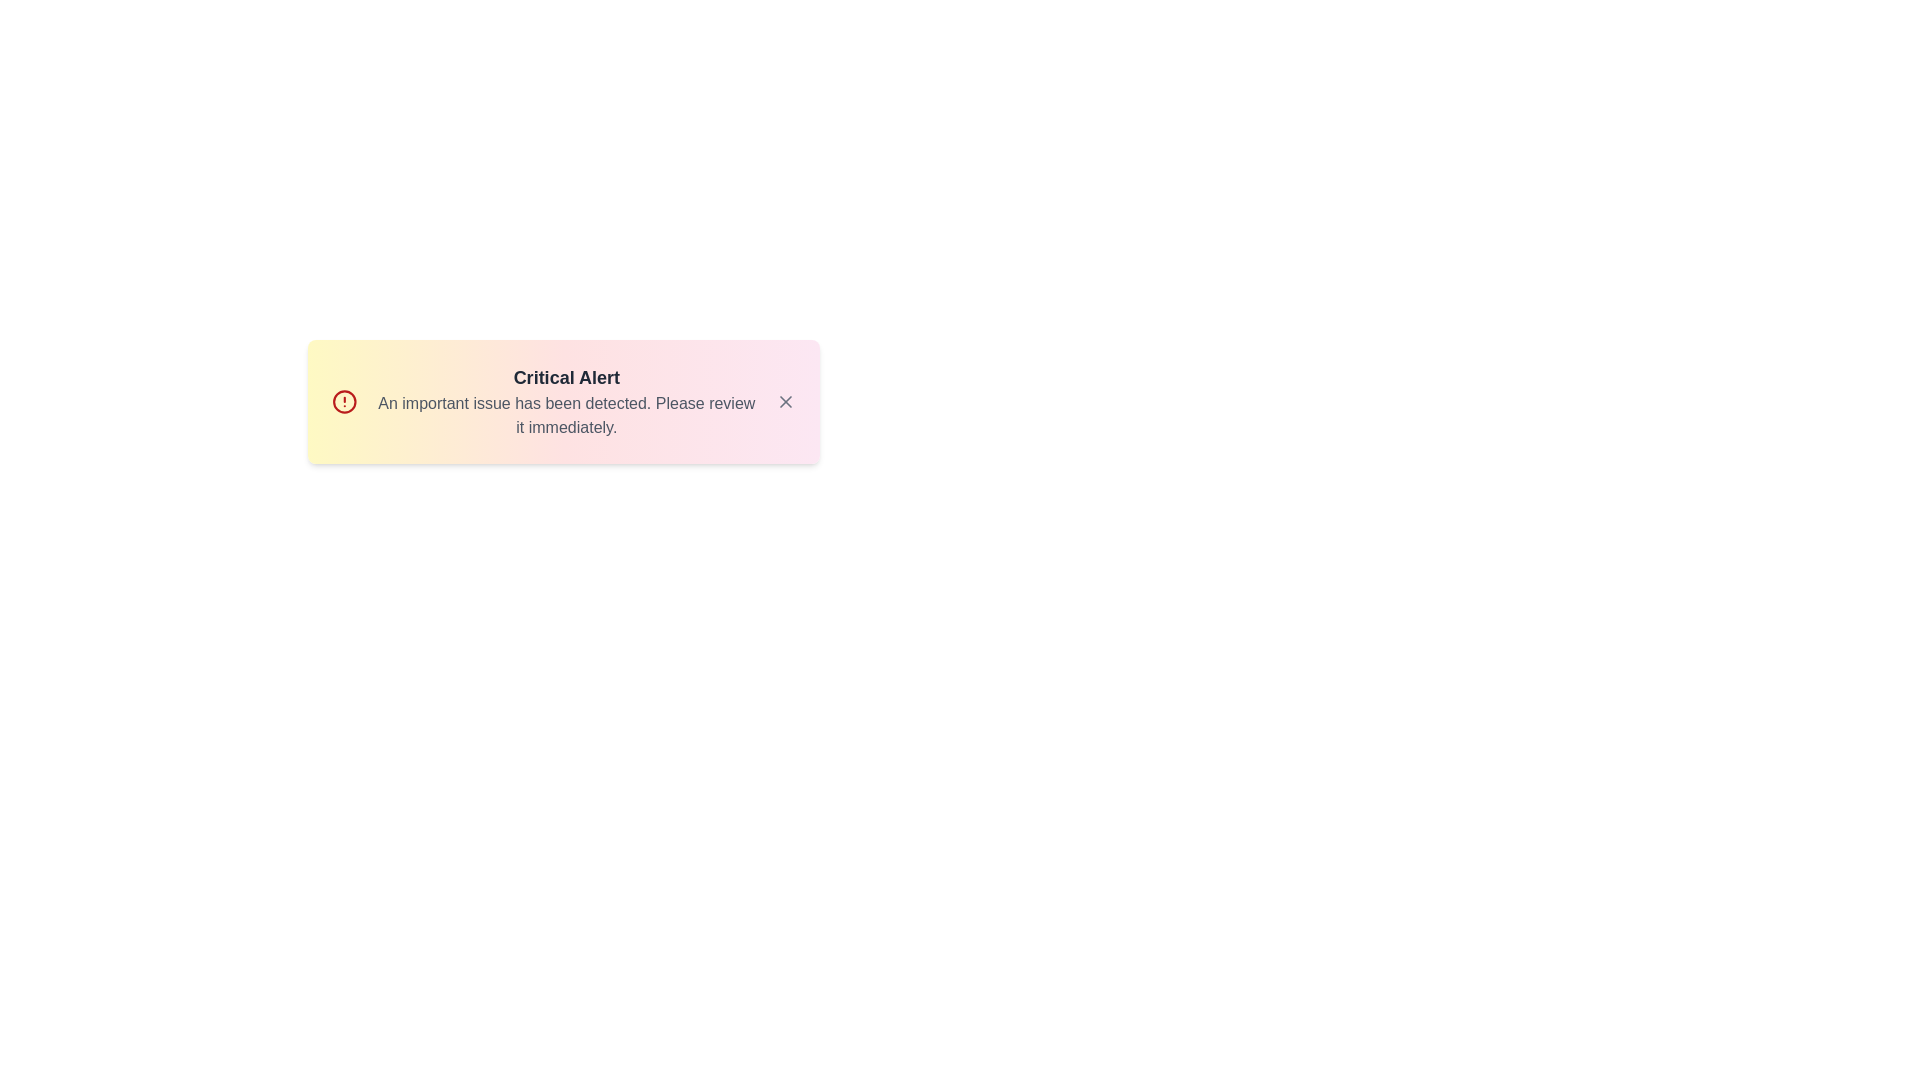 Image resolution: width=1920 pixels, height=1080 pixels. I want to click on the Close button icon located in the top-right corner of the notification box to potentially reveal additional effects, so click(785, 401).